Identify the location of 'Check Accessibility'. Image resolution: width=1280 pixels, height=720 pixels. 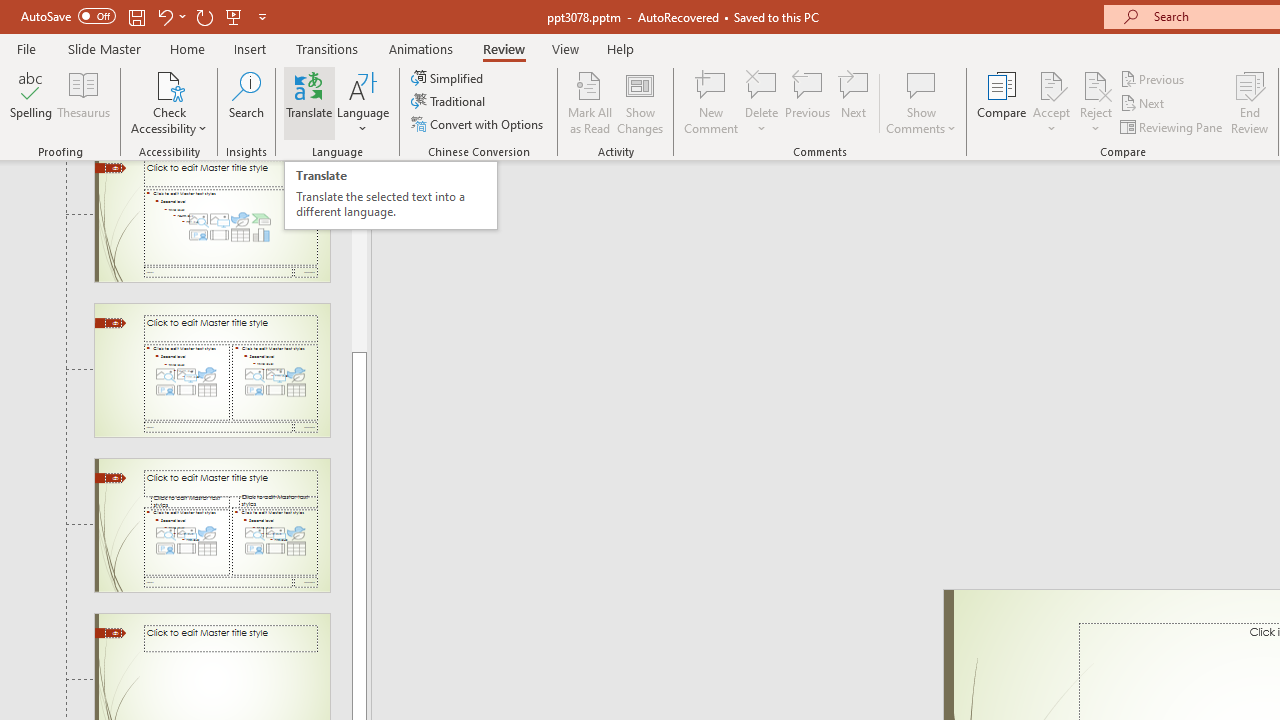
(169, 103).